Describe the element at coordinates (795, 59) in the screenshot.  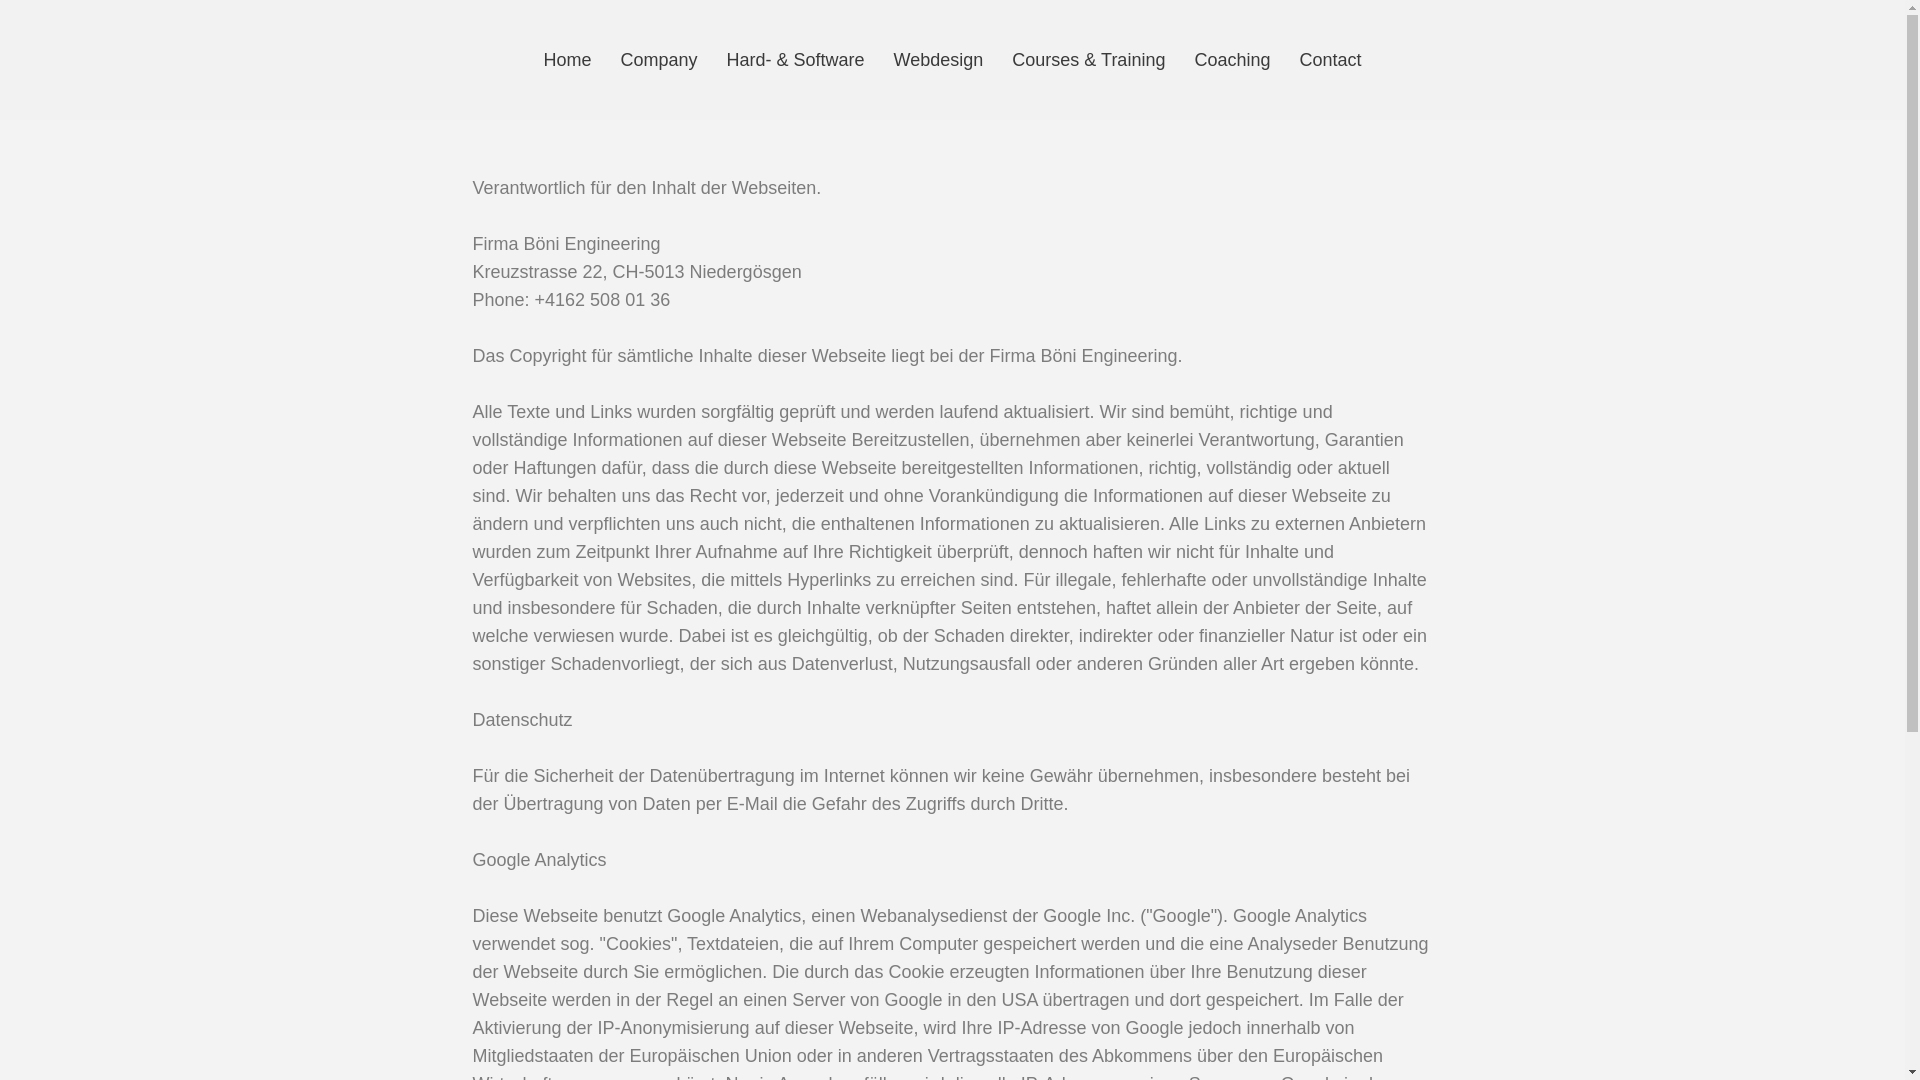
I see `'Hard- & Software'` at that location.